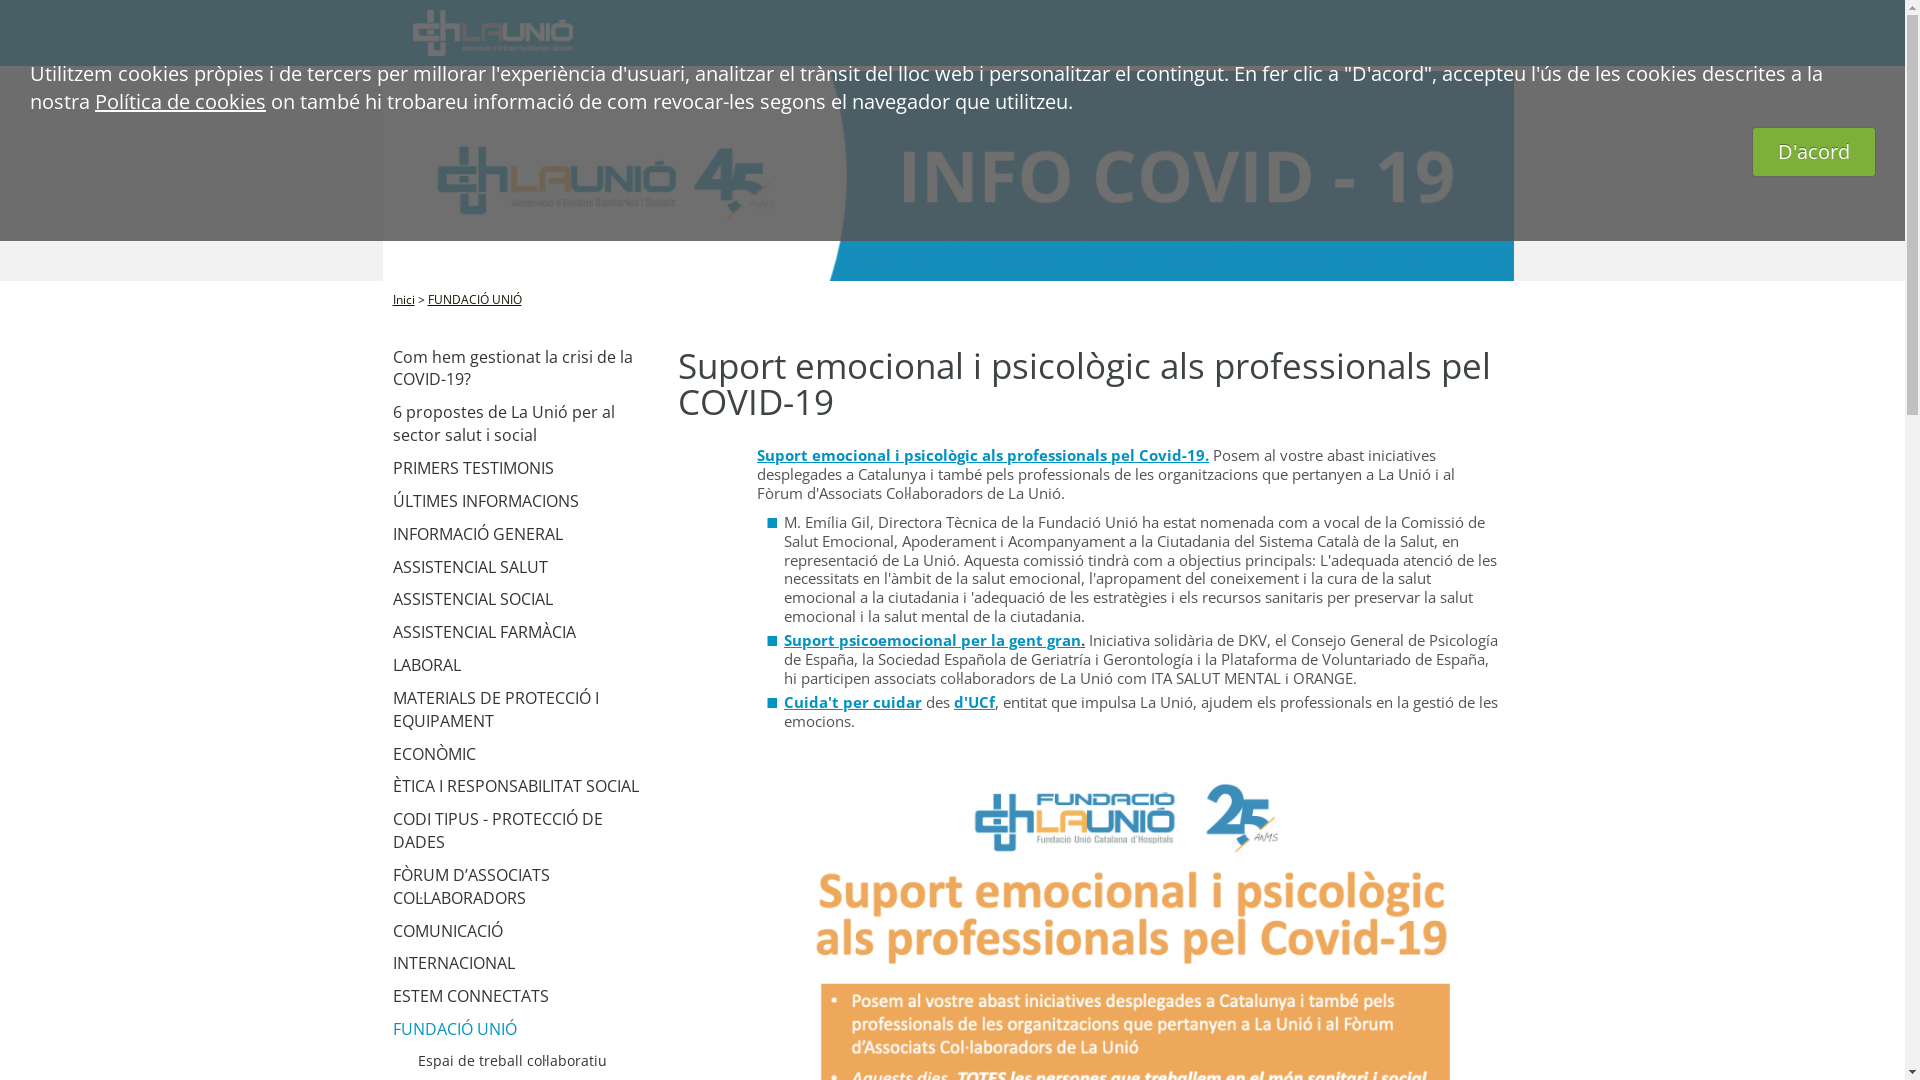 The width and height of the screenshot is (1920, 1080). I want to click on 'INTERNACIONAL', so click(524, 962).